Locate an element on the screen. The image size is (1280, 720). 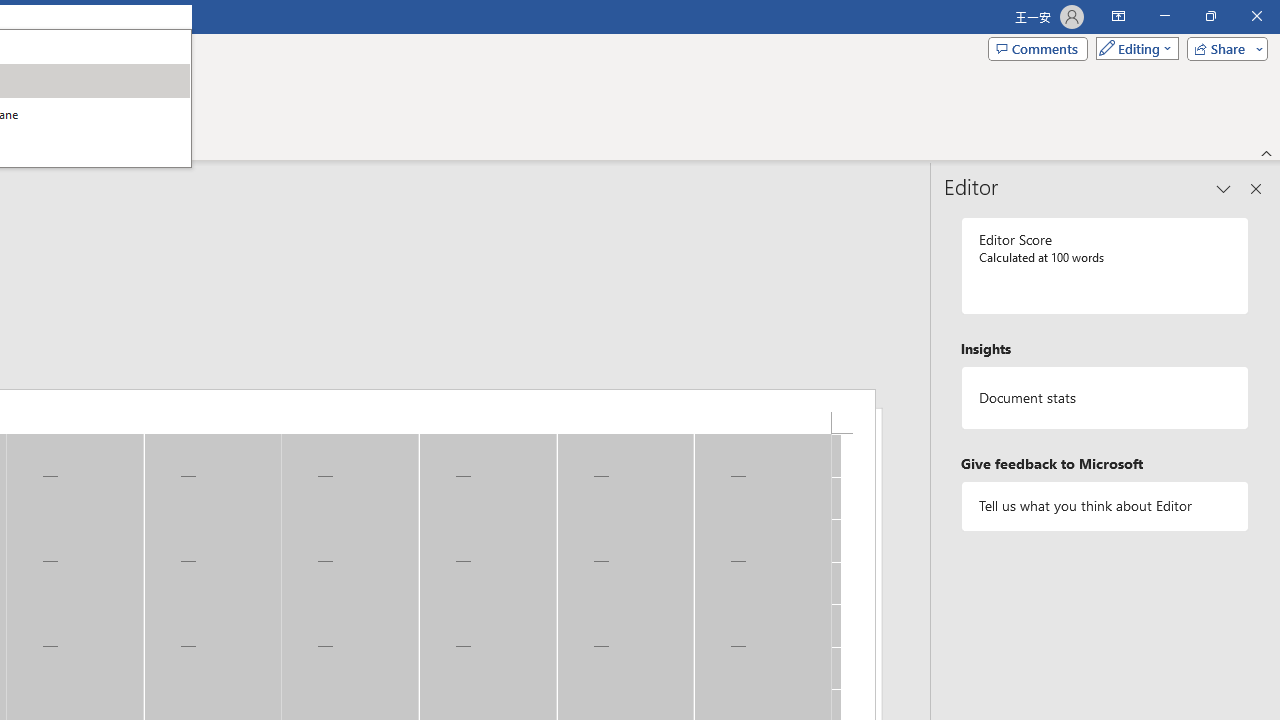
'Task Pane Options' is located at coordinates (1223, 189).